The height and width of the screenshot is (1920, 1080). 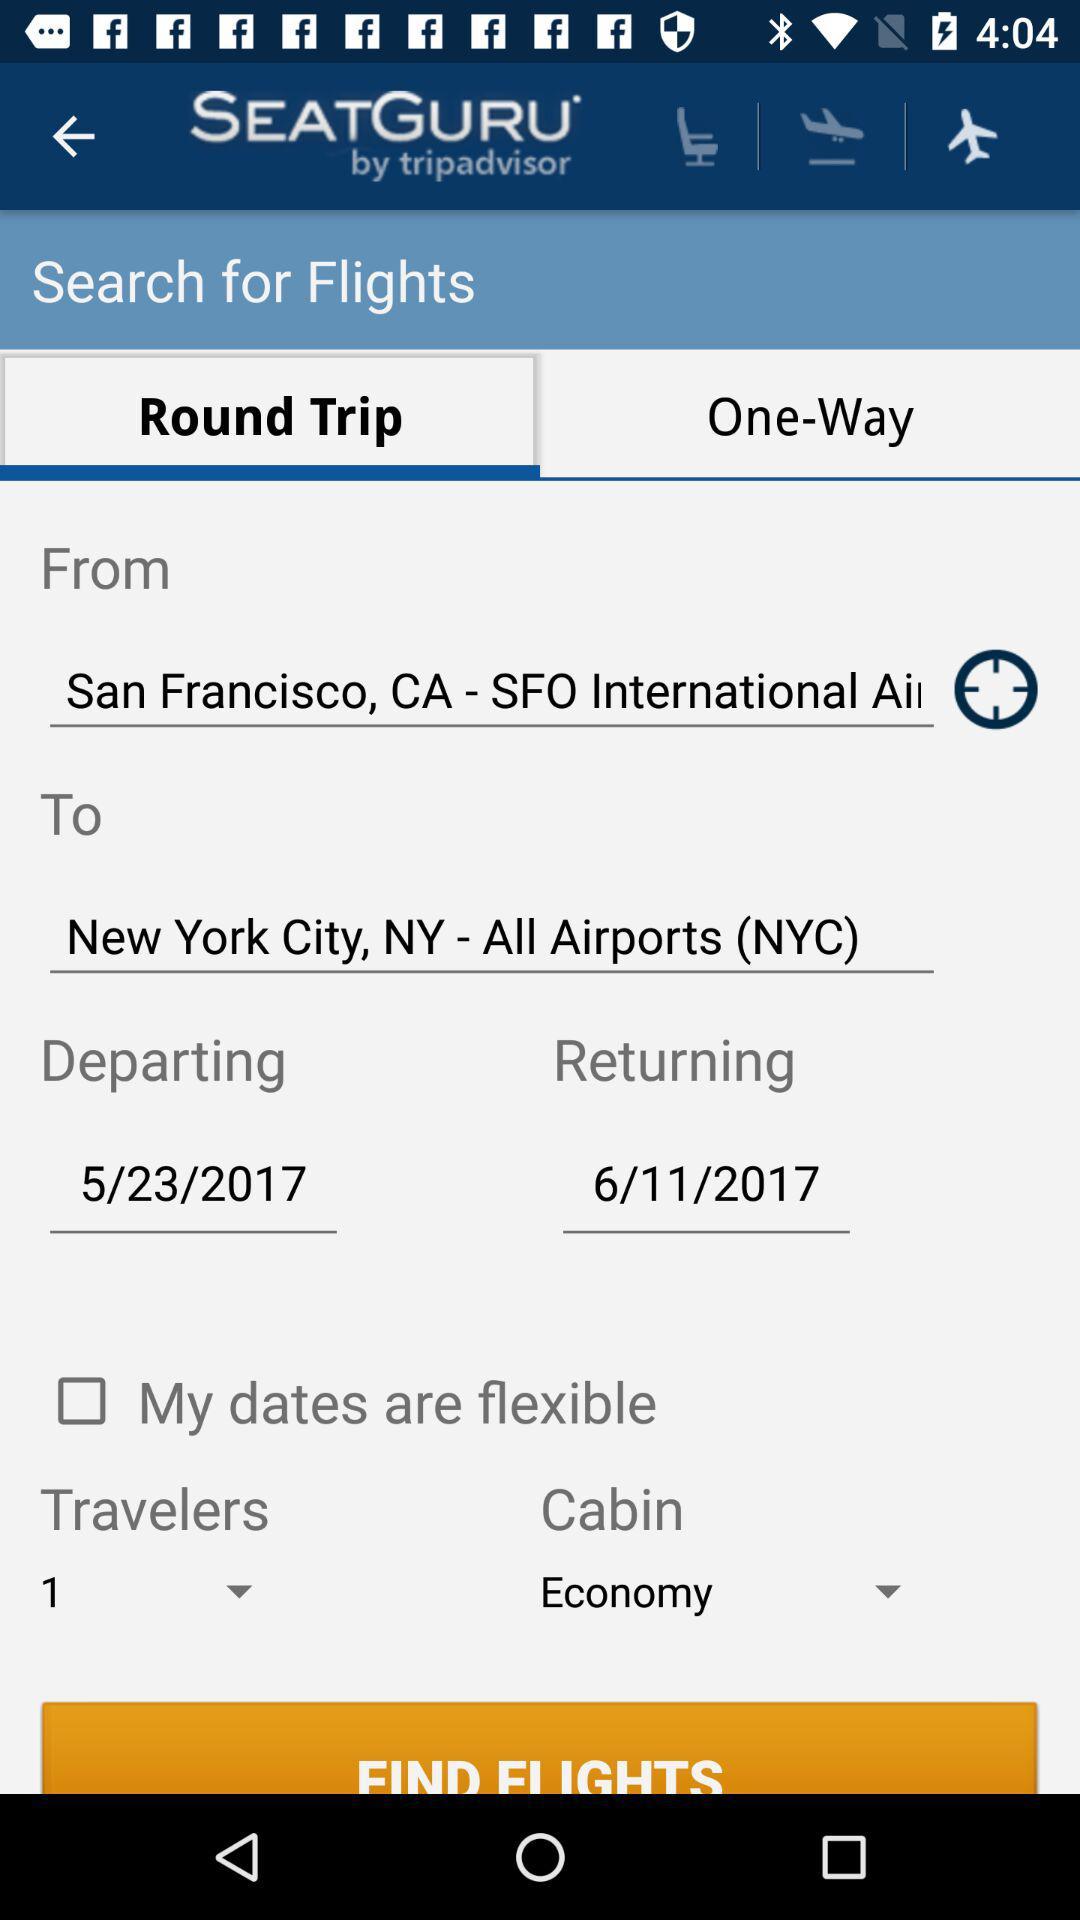 I want to click on 5/23/2017, so click(x=193, y=1181).